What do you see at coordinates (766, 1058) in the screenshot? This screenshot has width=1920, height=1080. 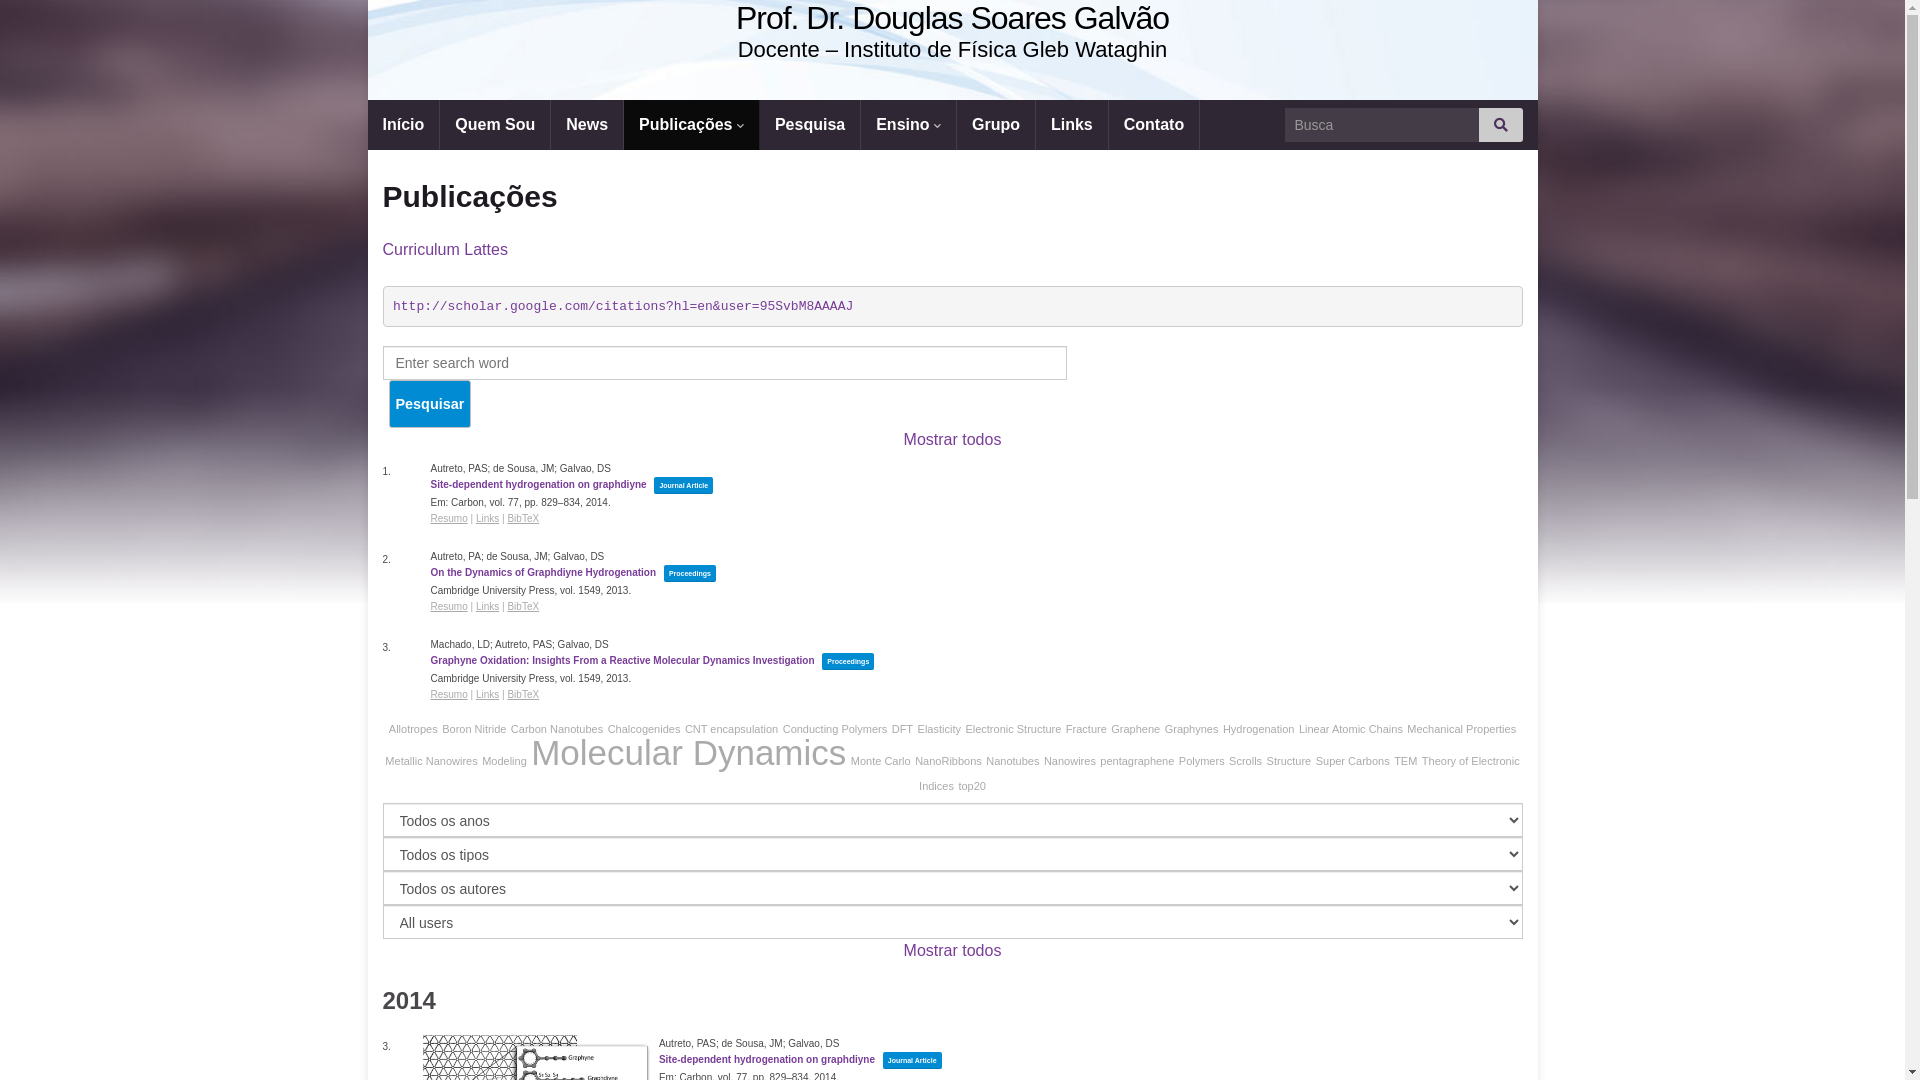 I see `'Site-dependent hydrogenation on graphdiyne'` at bounding box center [766, 1058].